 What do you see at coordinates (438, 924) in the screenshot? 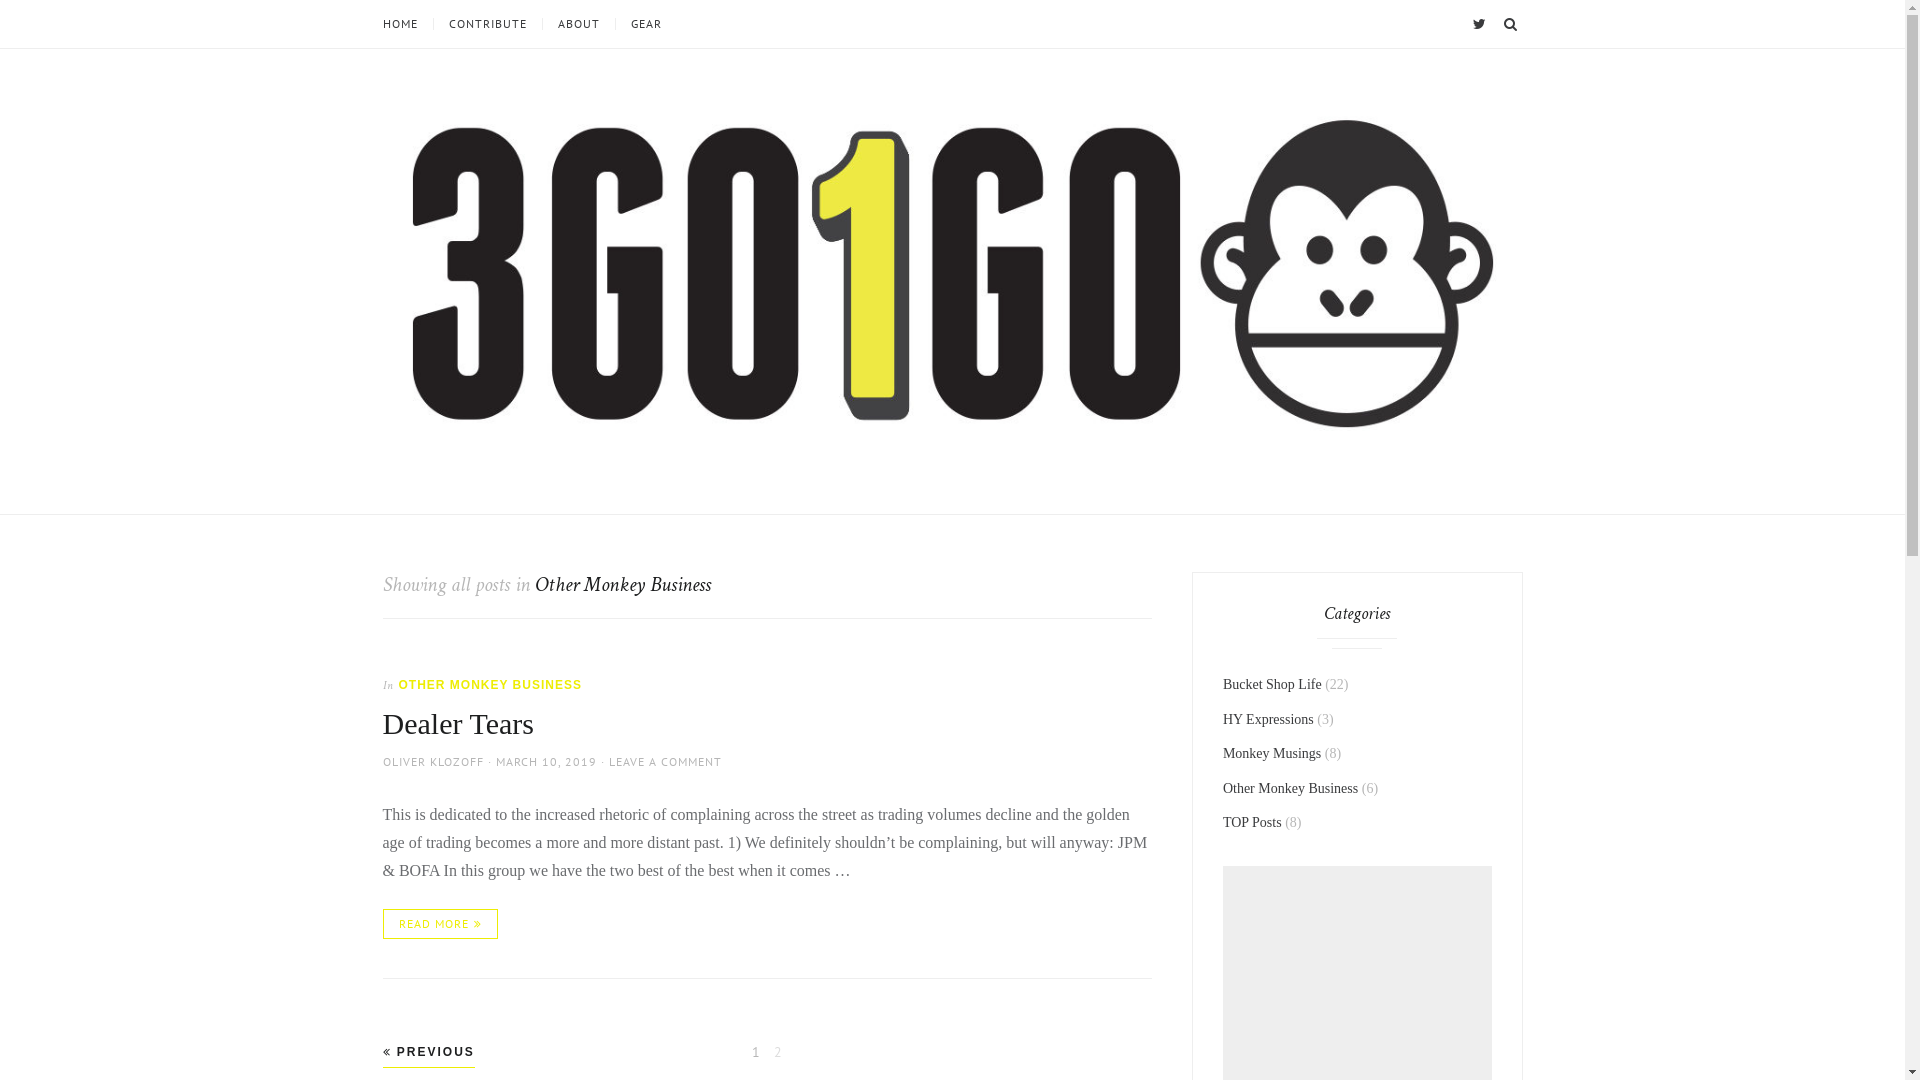
I see `'READ MORE'` at bounding box center [438, 924].